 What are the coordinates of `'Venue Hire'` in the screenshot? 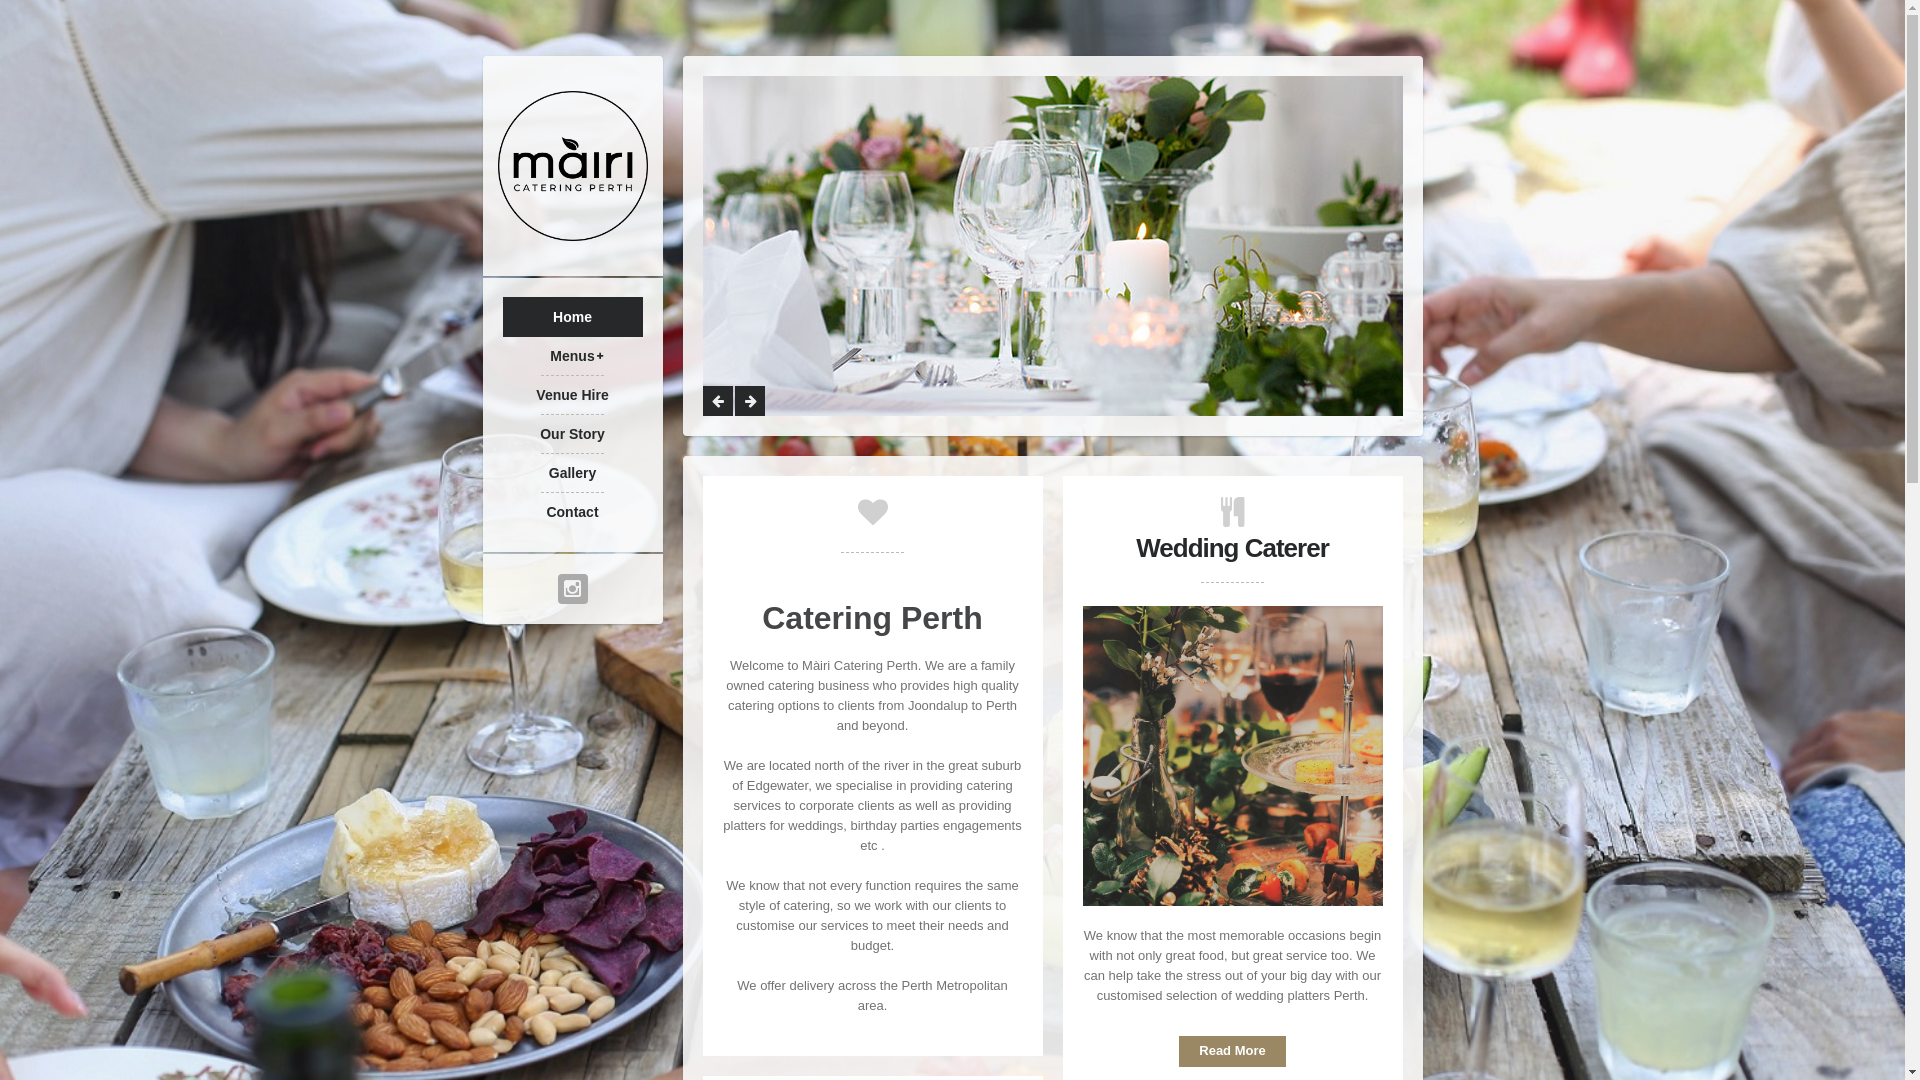 It's located at (570, 394).